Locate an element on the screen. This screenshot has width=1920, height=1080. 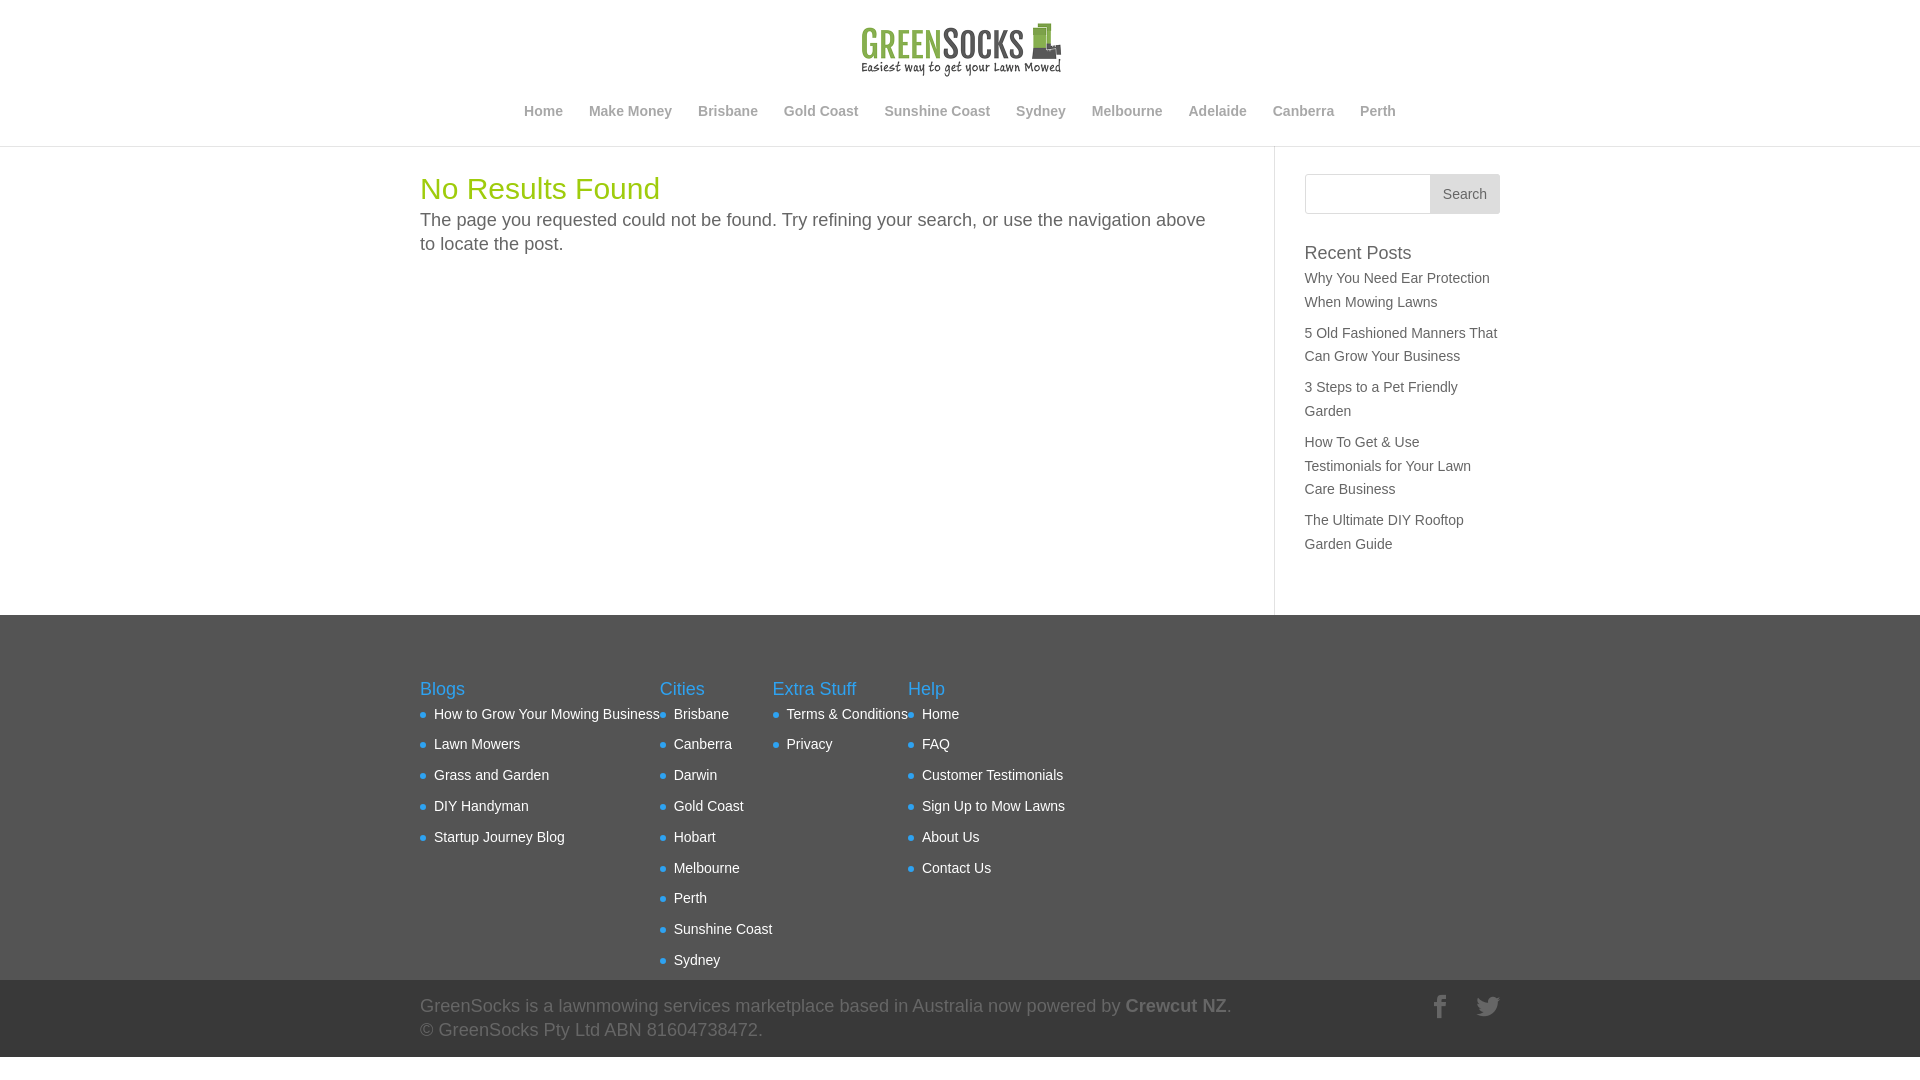
'DIY Handyman' is located at coordinates (481, 805).